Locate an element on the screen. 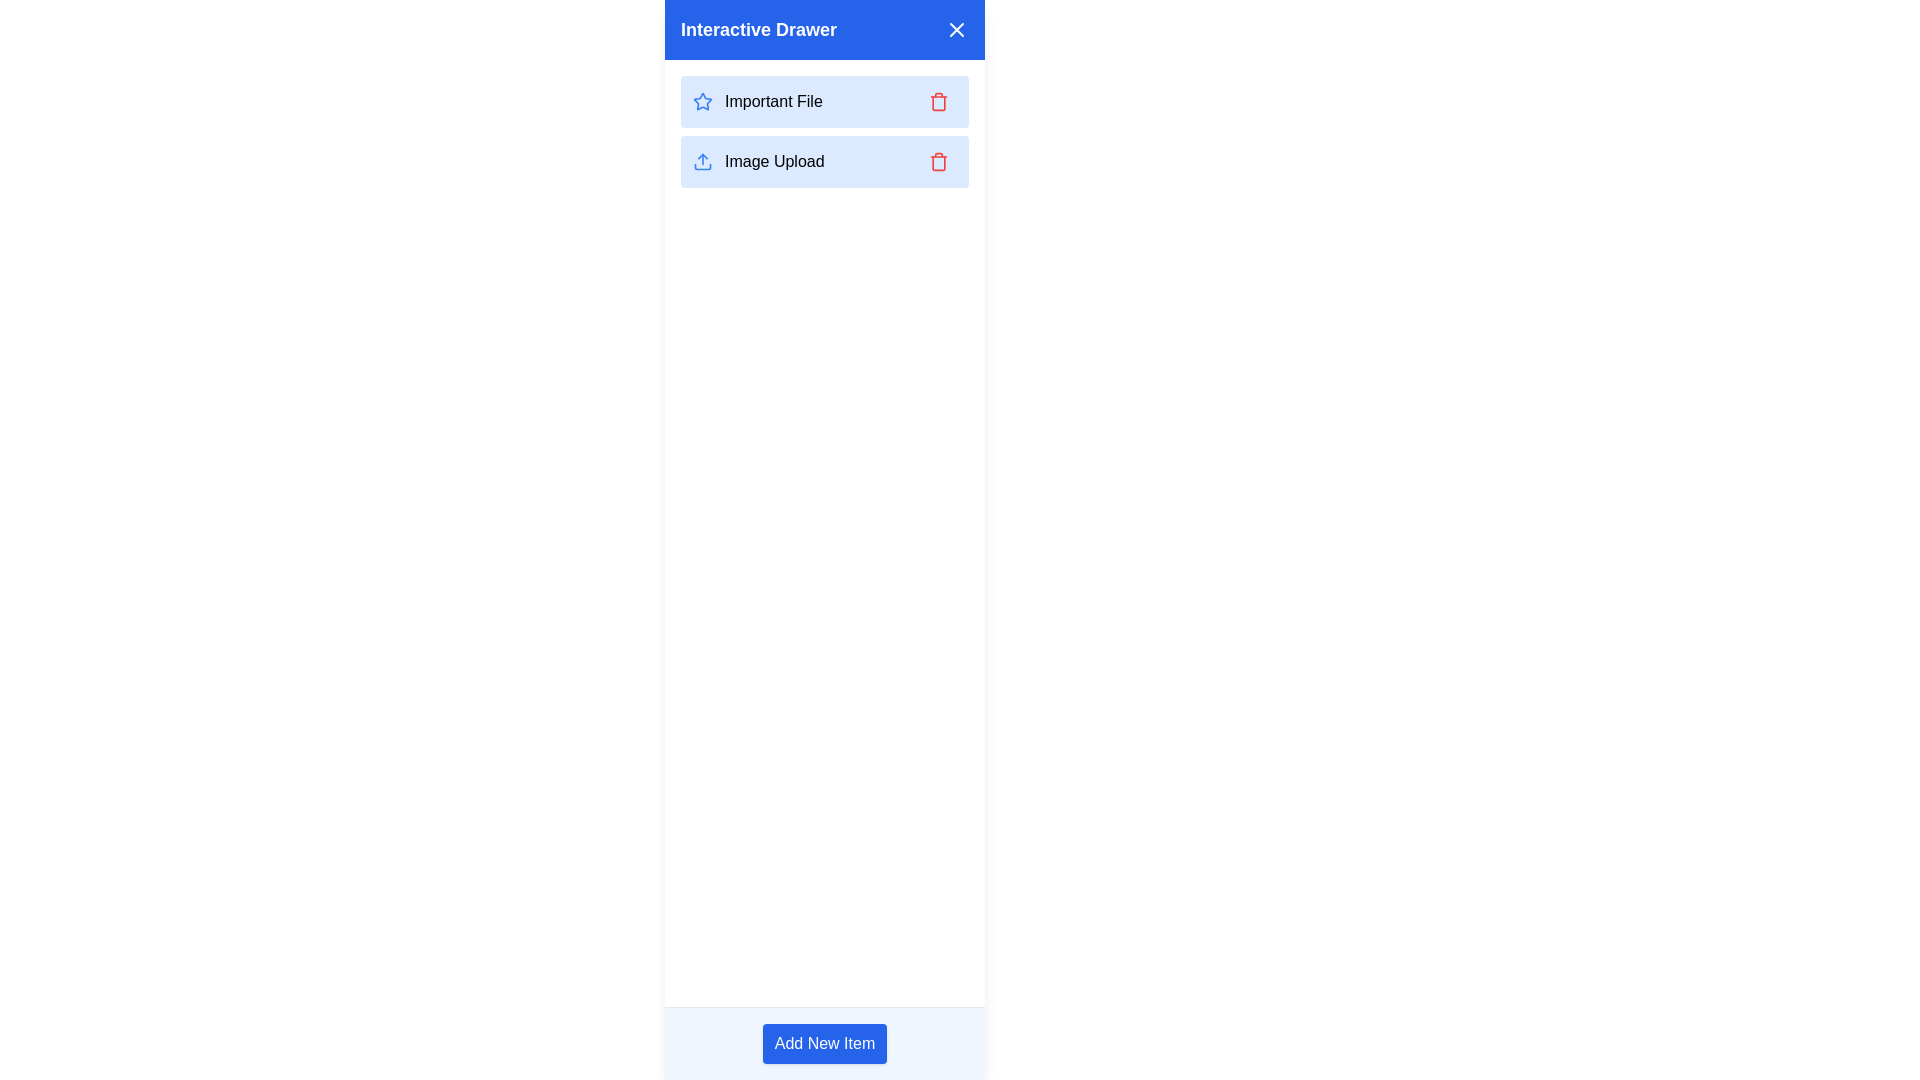 This screenshot has height=1080, width=1920. the button with an icon and text label located beneath the 'Important File' entry in the interactive drawer to initiate the image uploading process is located at coordinates (757, 161).